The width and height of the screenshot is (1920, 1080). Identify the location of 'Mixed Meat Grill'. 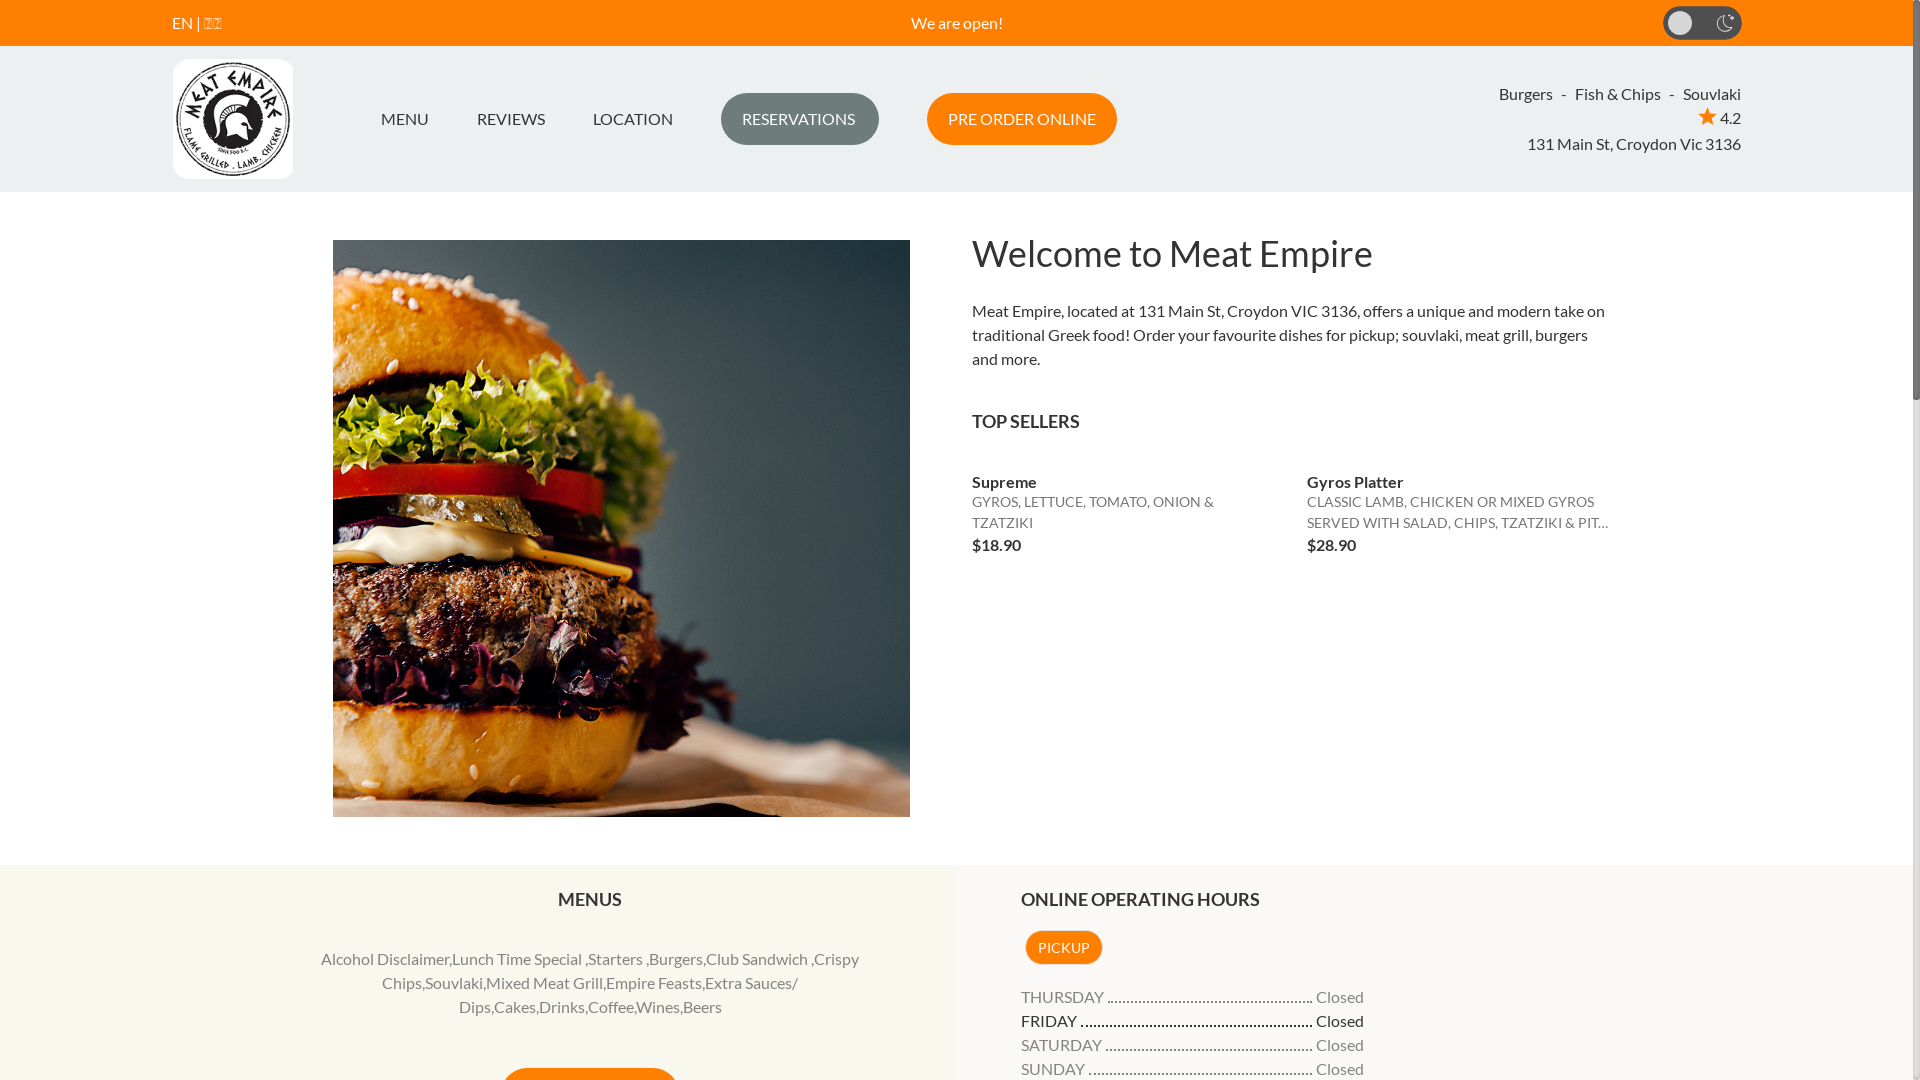
(485, 981).